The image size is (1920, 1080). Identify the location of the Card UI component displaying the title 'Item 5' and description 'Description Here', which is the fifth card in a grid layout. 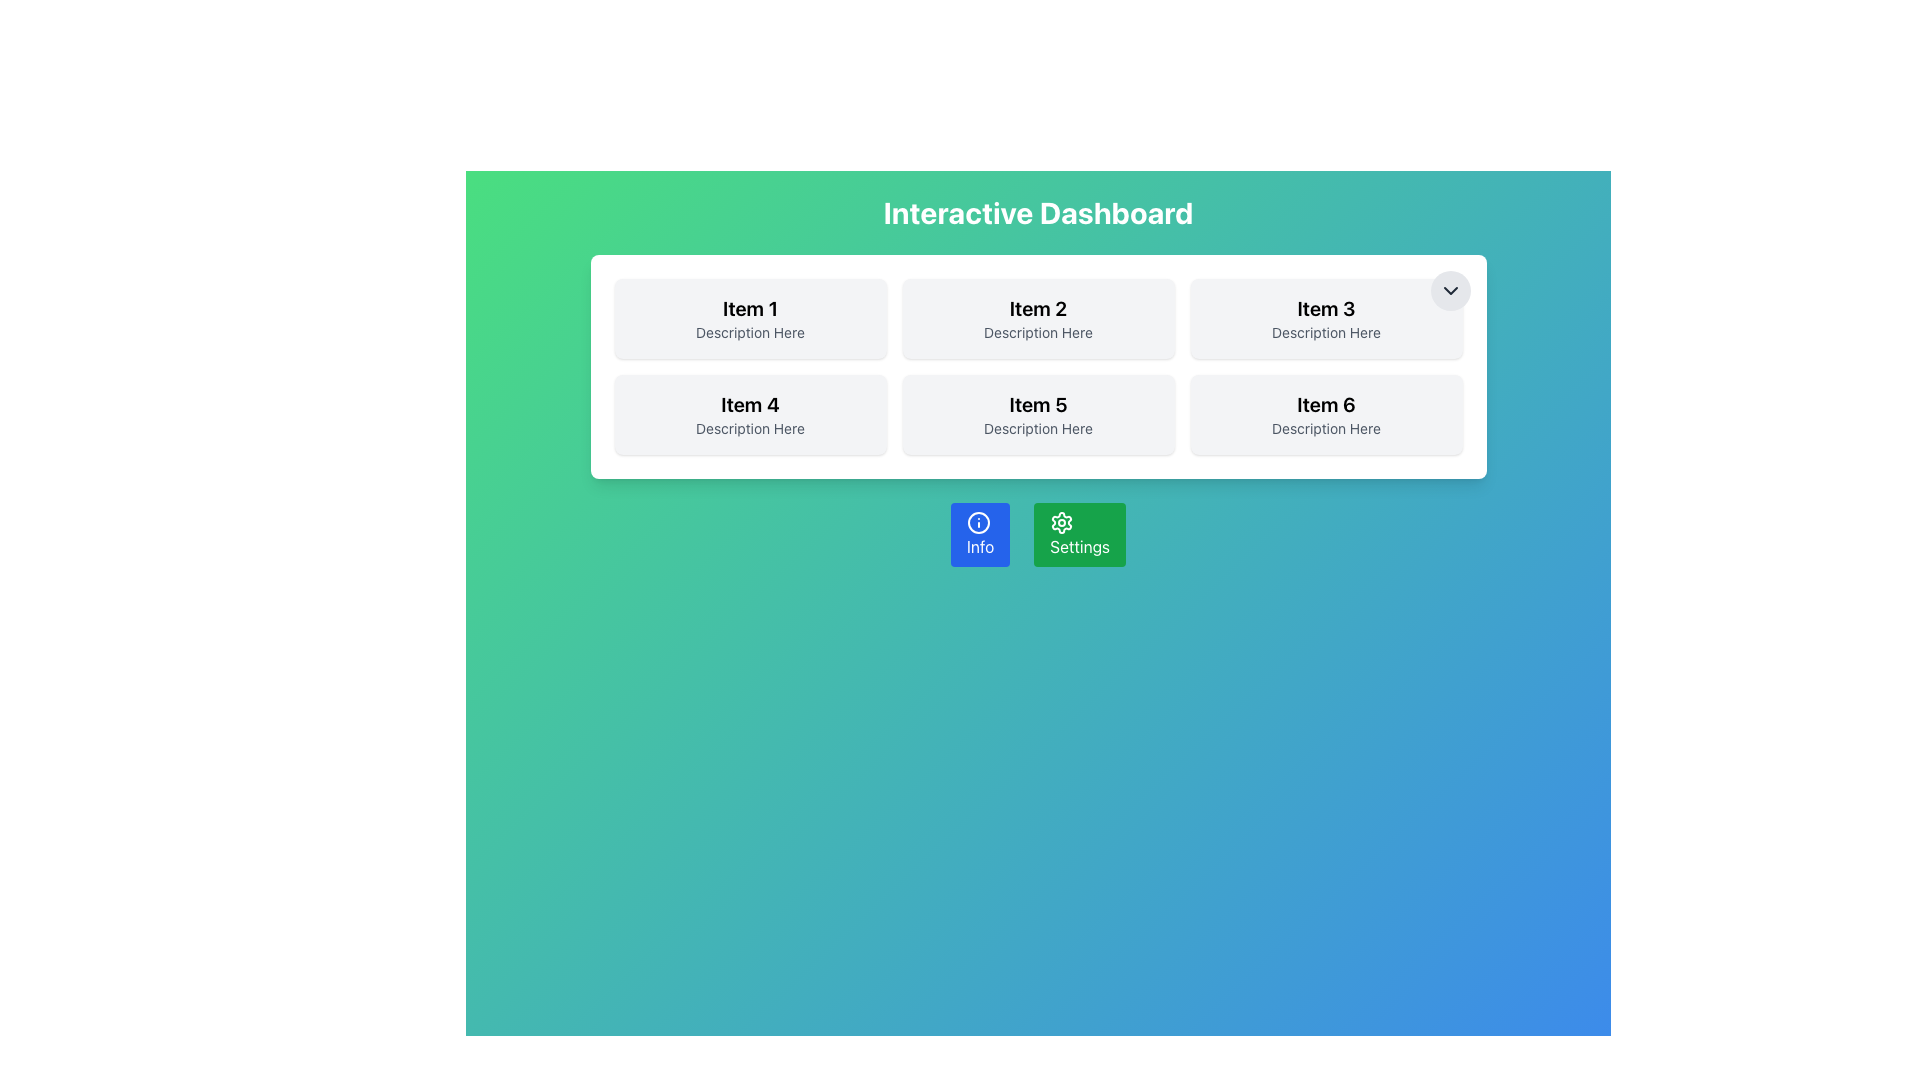
(1038, 414).